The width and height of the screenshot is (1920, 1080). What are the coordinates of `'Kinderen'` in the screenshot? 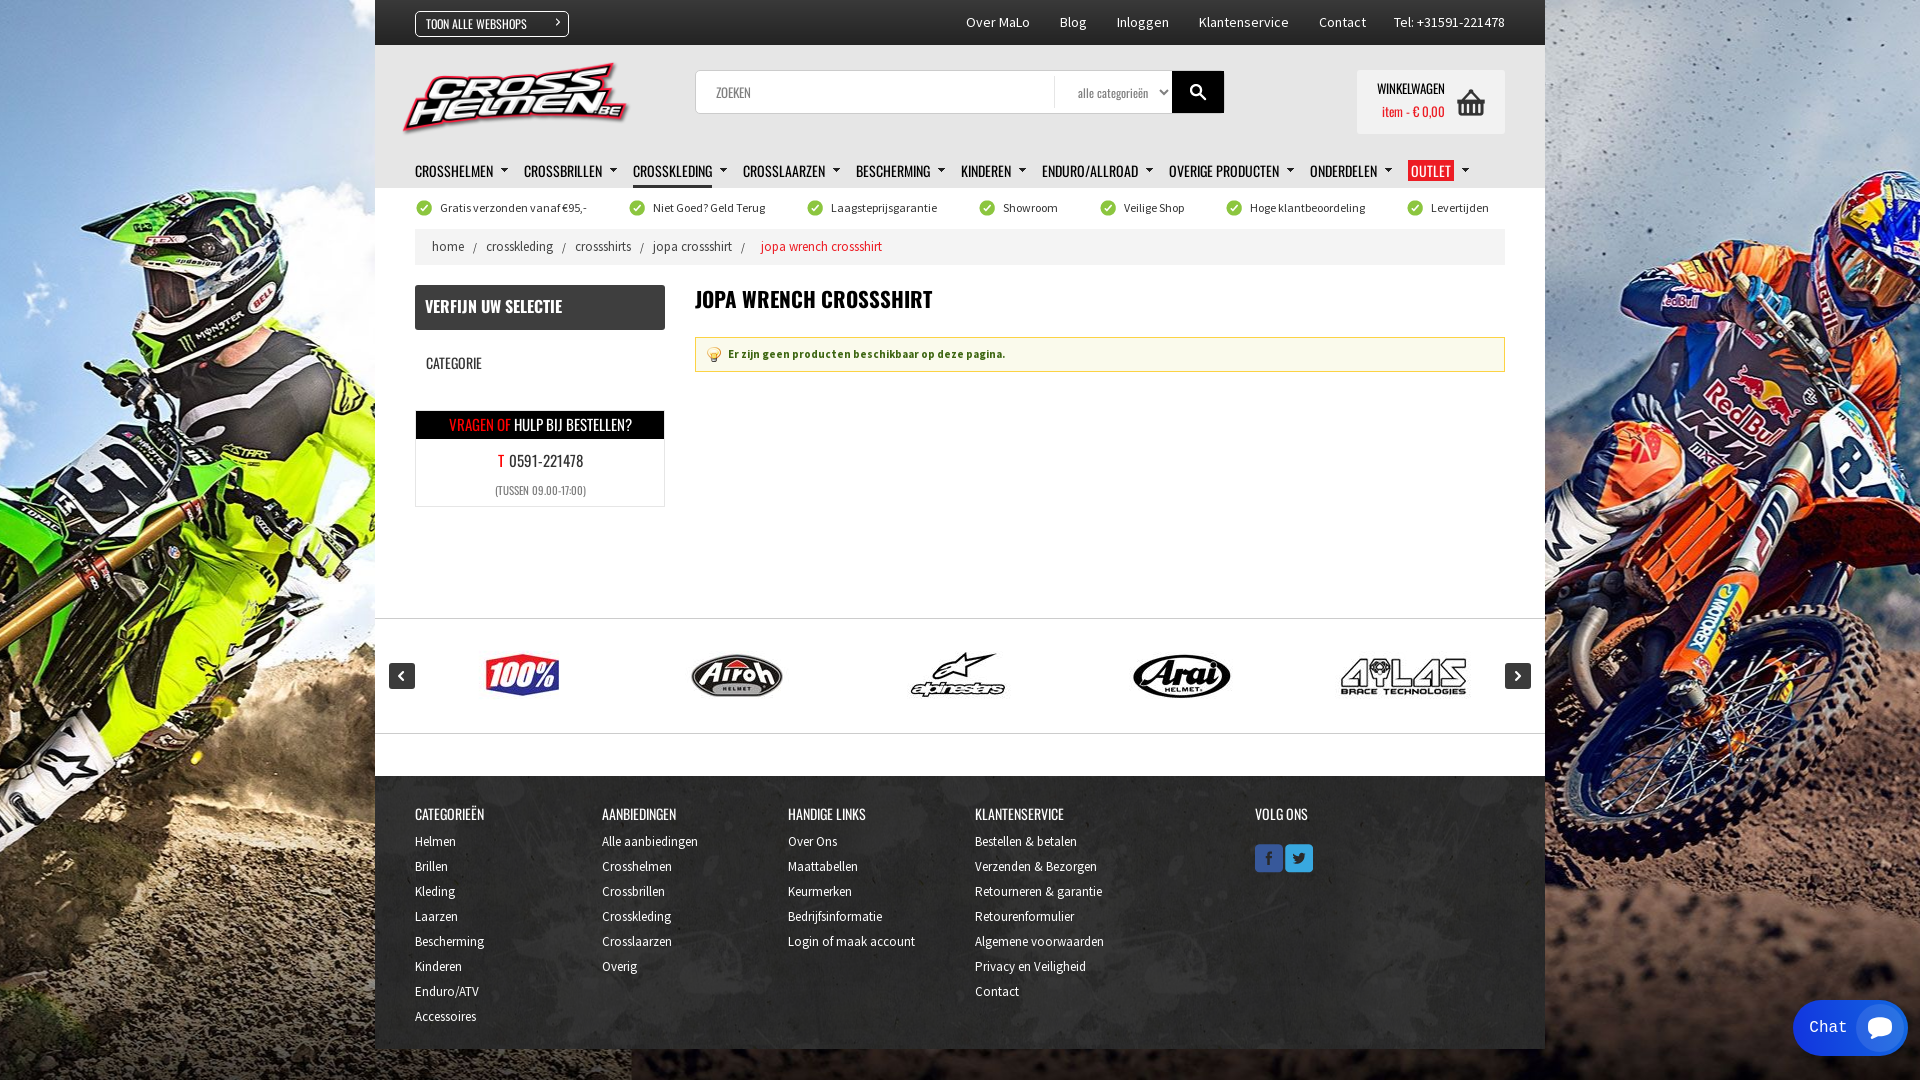 It's located at (413, 965).